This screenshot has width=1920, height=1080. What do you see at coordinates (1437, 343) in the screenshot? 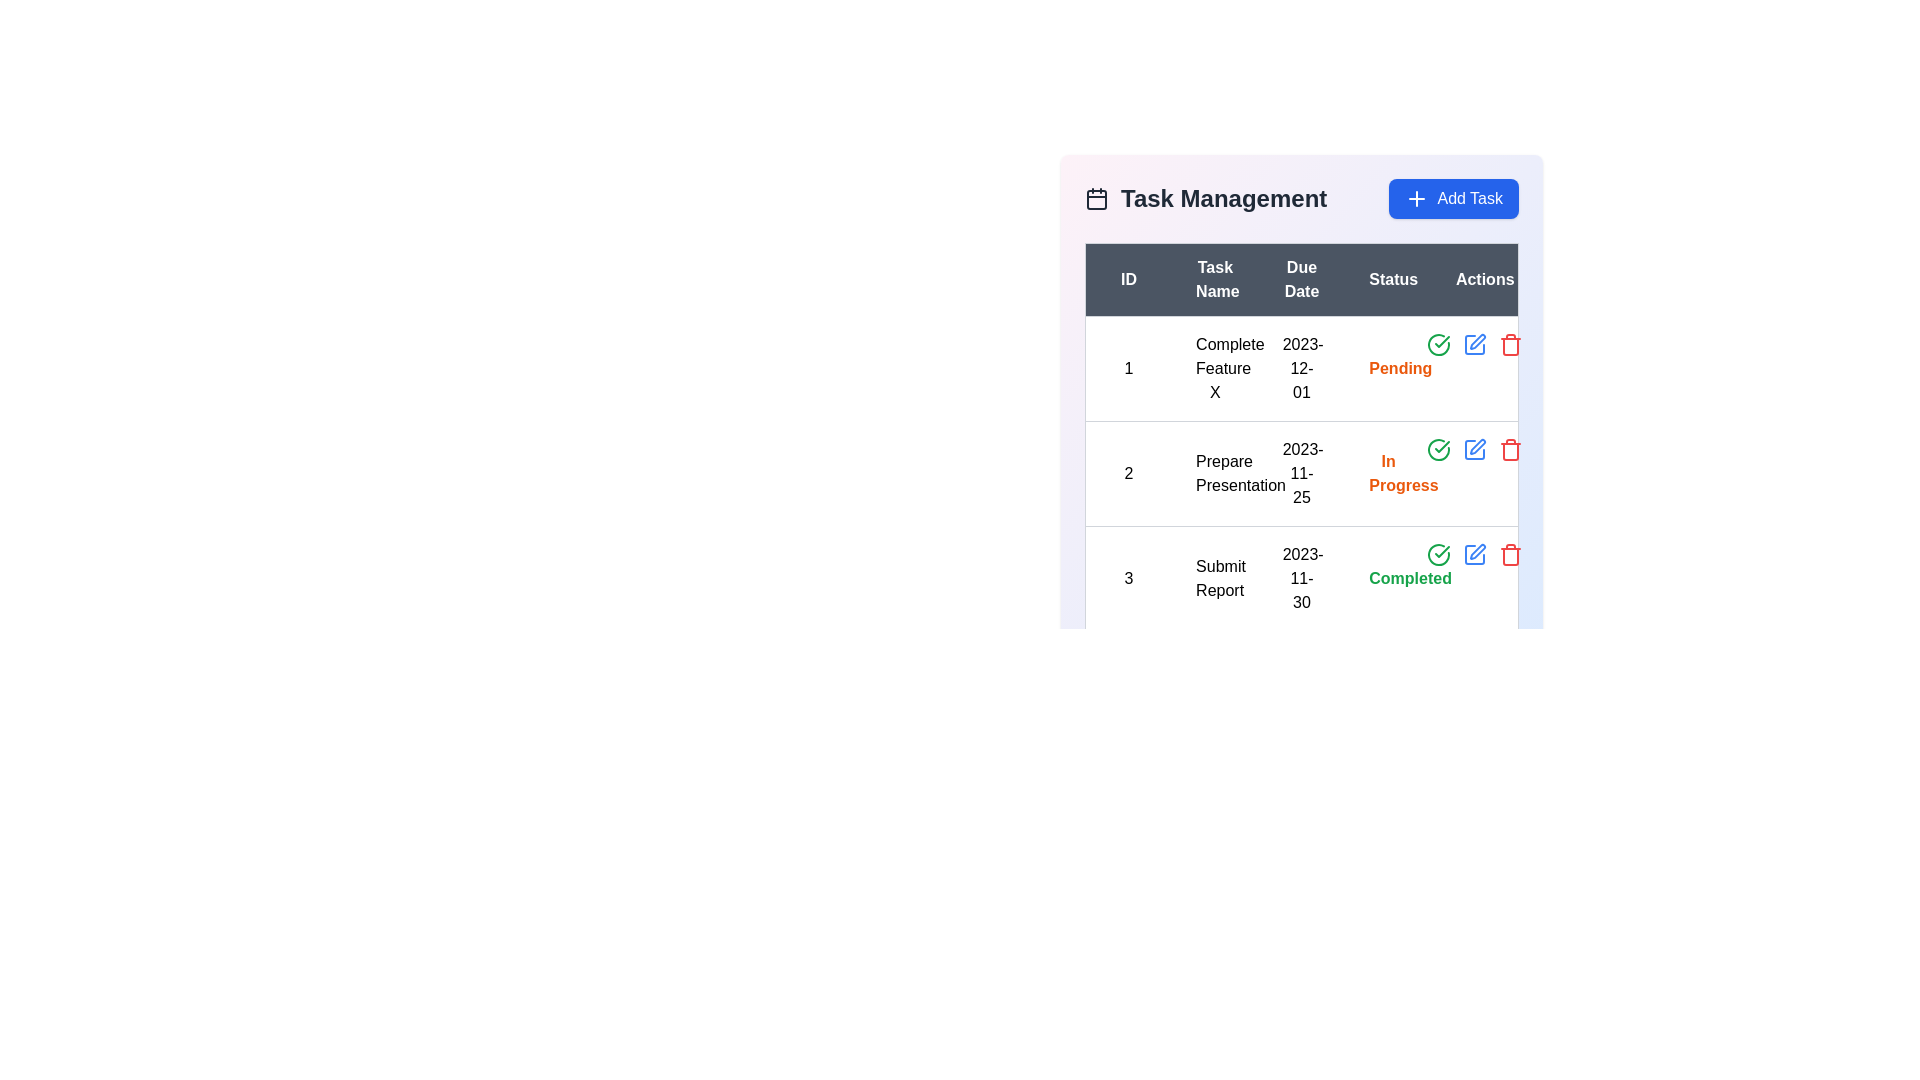
I see `the green circular icon with a tick mark in the 'Status' column of the first row in the 'Task Management' table` at bounding box center [1437, 343].